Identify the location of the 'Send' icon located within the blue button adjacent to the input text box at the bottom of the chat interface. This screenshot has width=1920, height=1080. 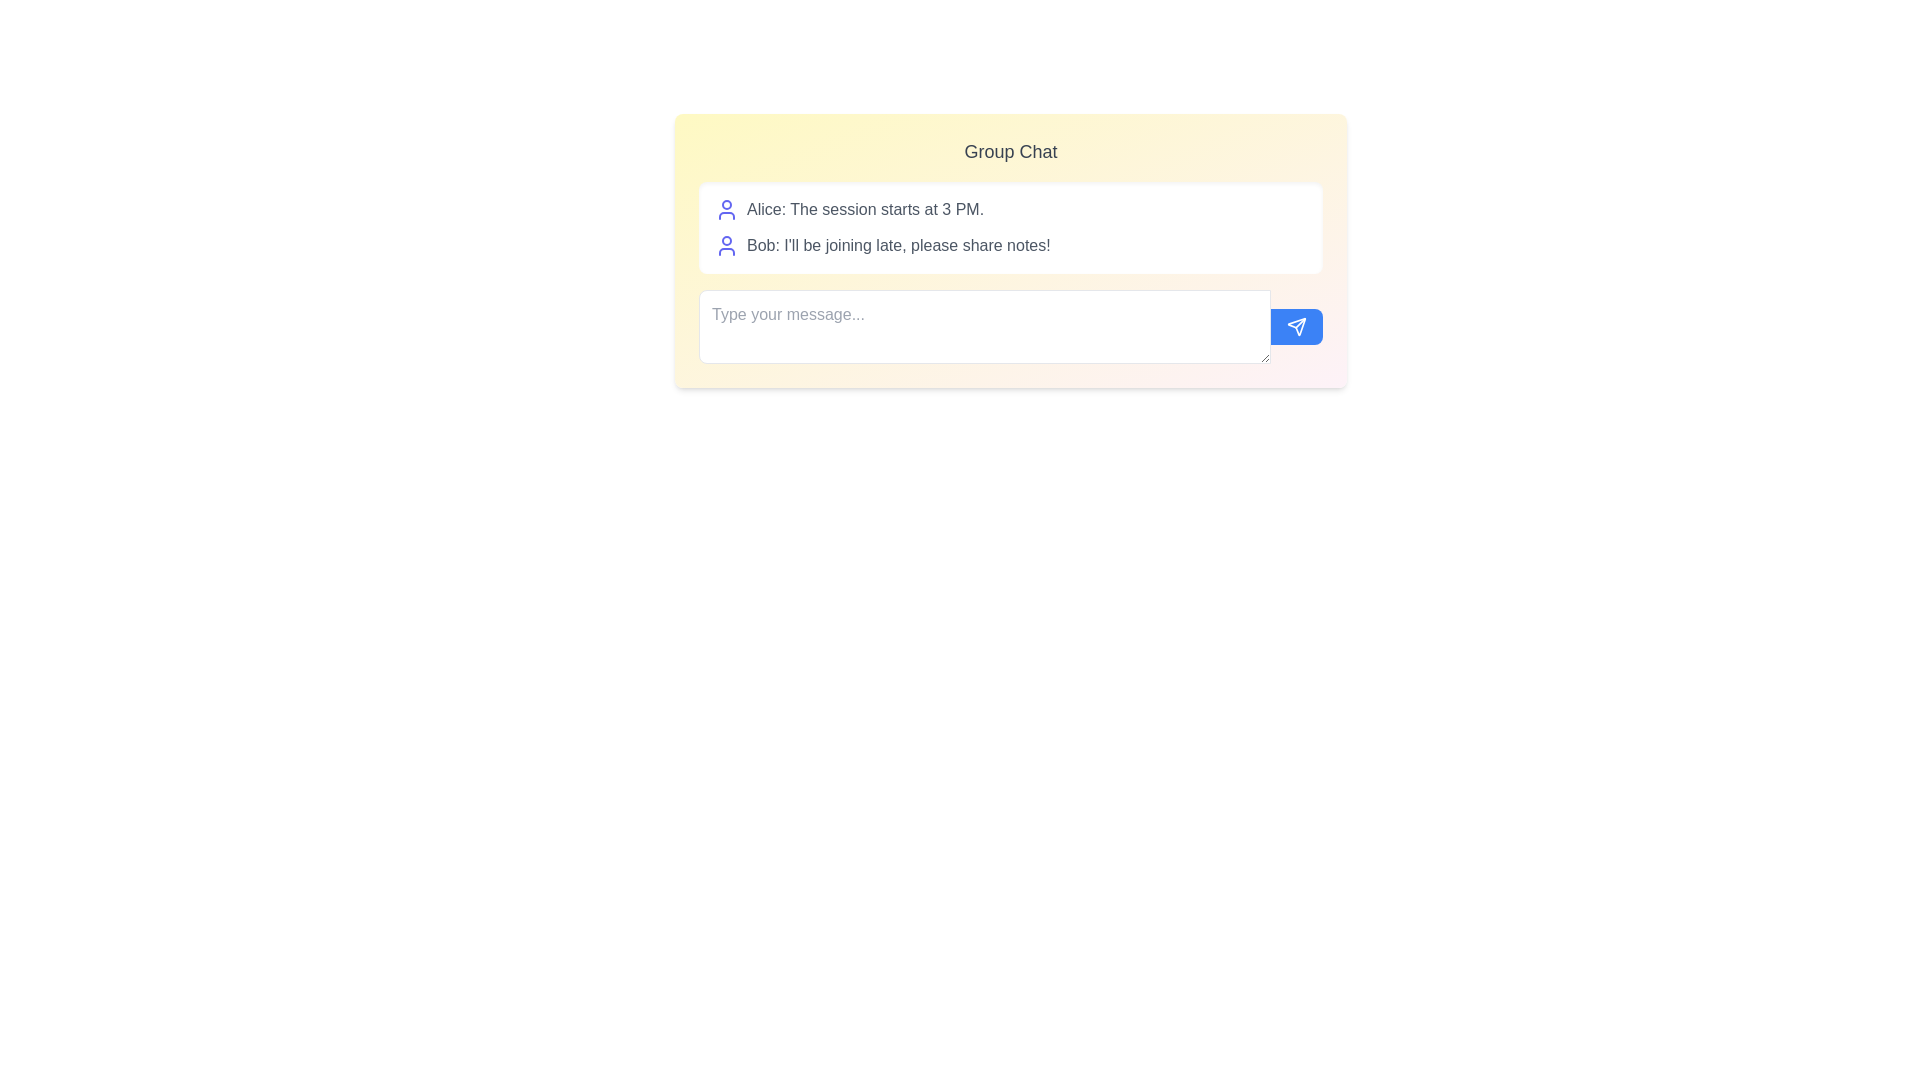
(1296, 326).